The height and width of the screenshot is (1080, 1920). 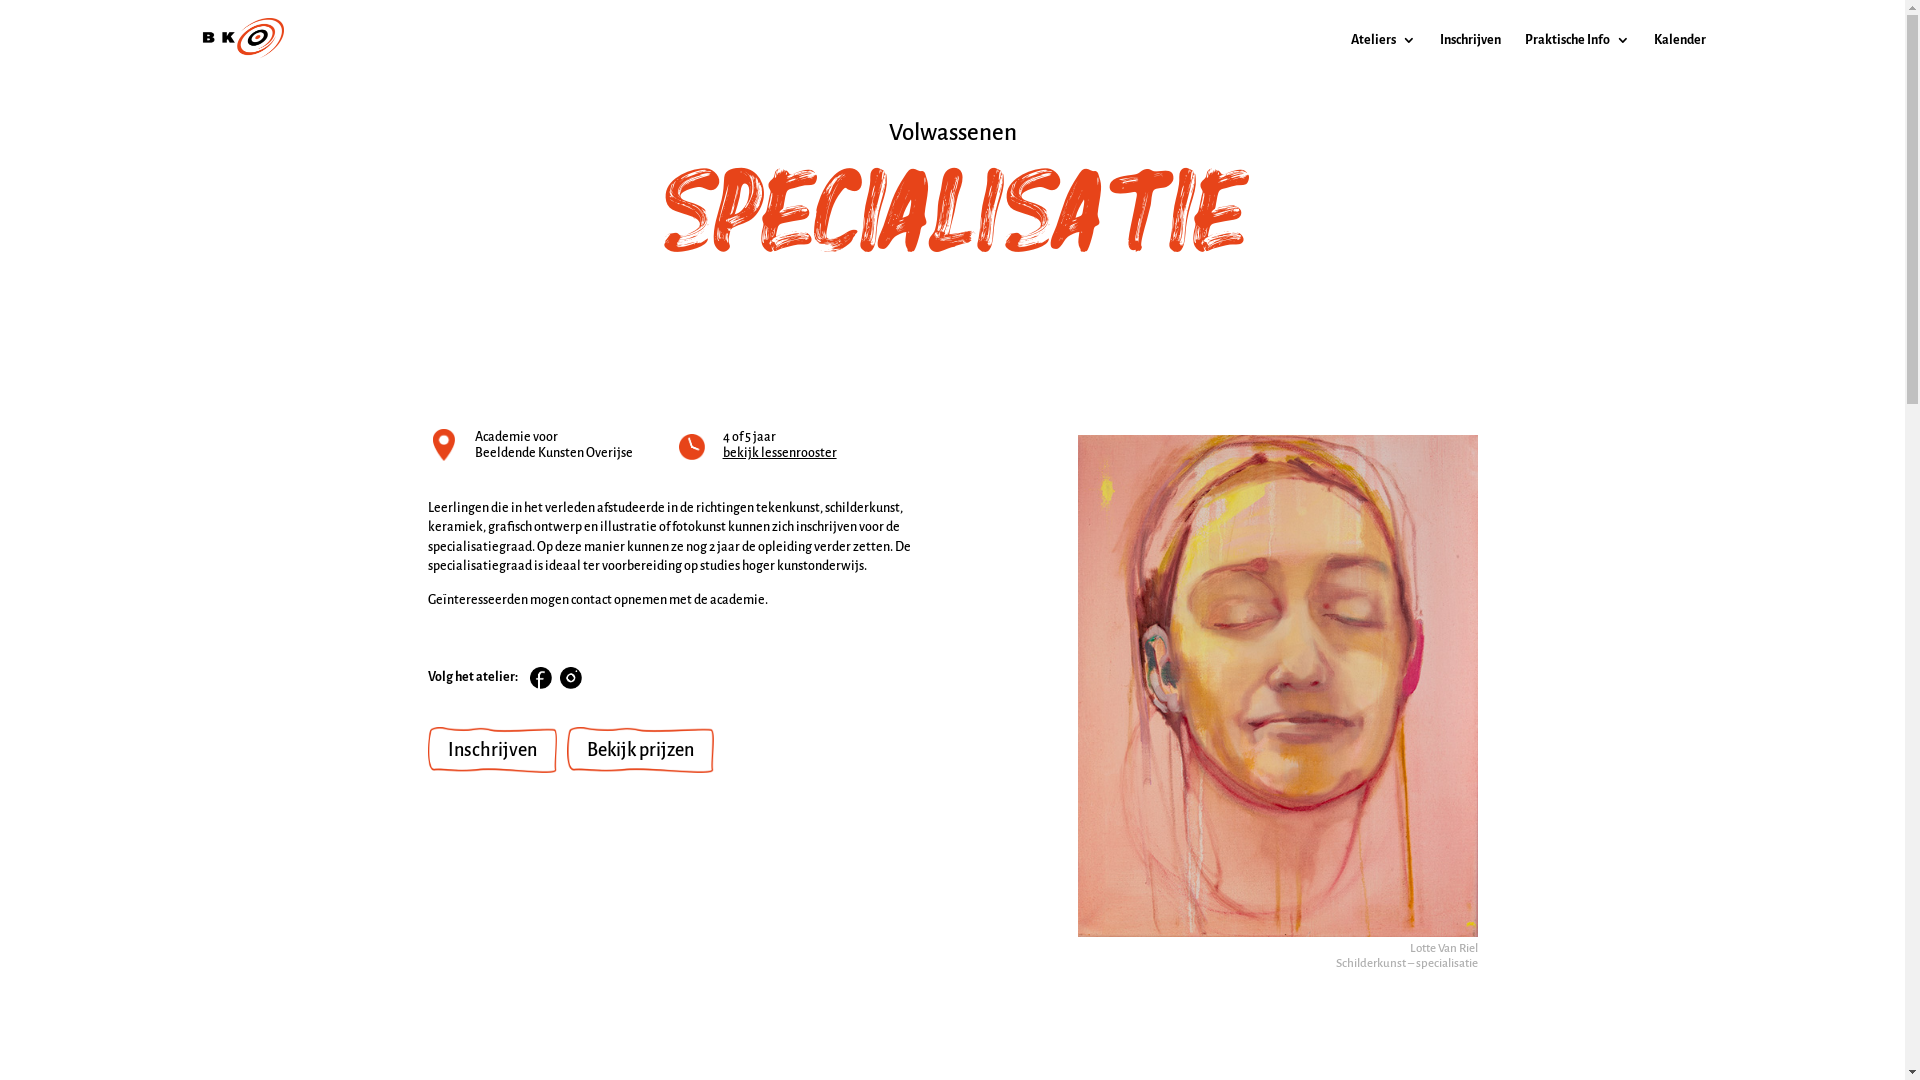 What do you see at coordinates (426, 749) in the screenshot?
I see `'Inschrijven'` at bounding box center [426, 749].